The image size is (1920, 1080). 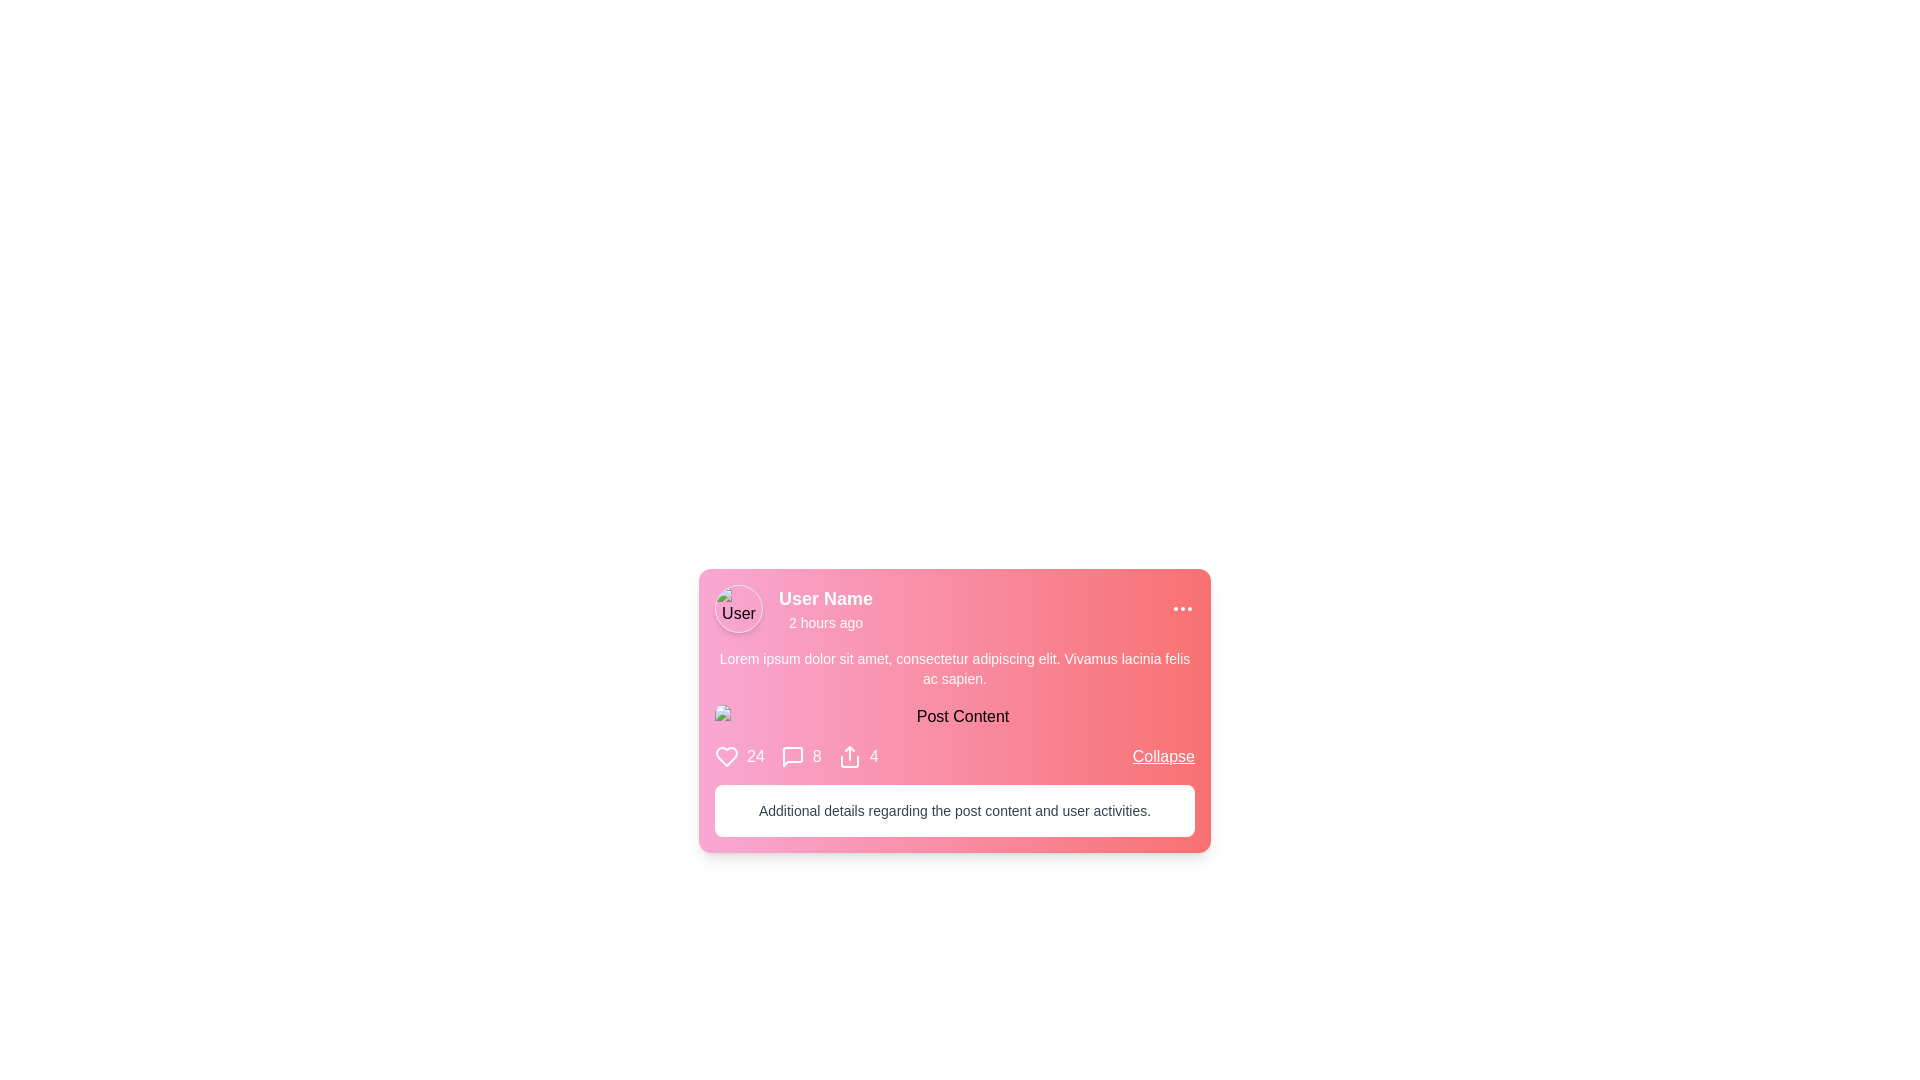 I want to click on the Interactive Comment Count Display, which shows the number '8' and is positioned between the heart icon (24) and the share icon (4), so click(x=801, y=756).